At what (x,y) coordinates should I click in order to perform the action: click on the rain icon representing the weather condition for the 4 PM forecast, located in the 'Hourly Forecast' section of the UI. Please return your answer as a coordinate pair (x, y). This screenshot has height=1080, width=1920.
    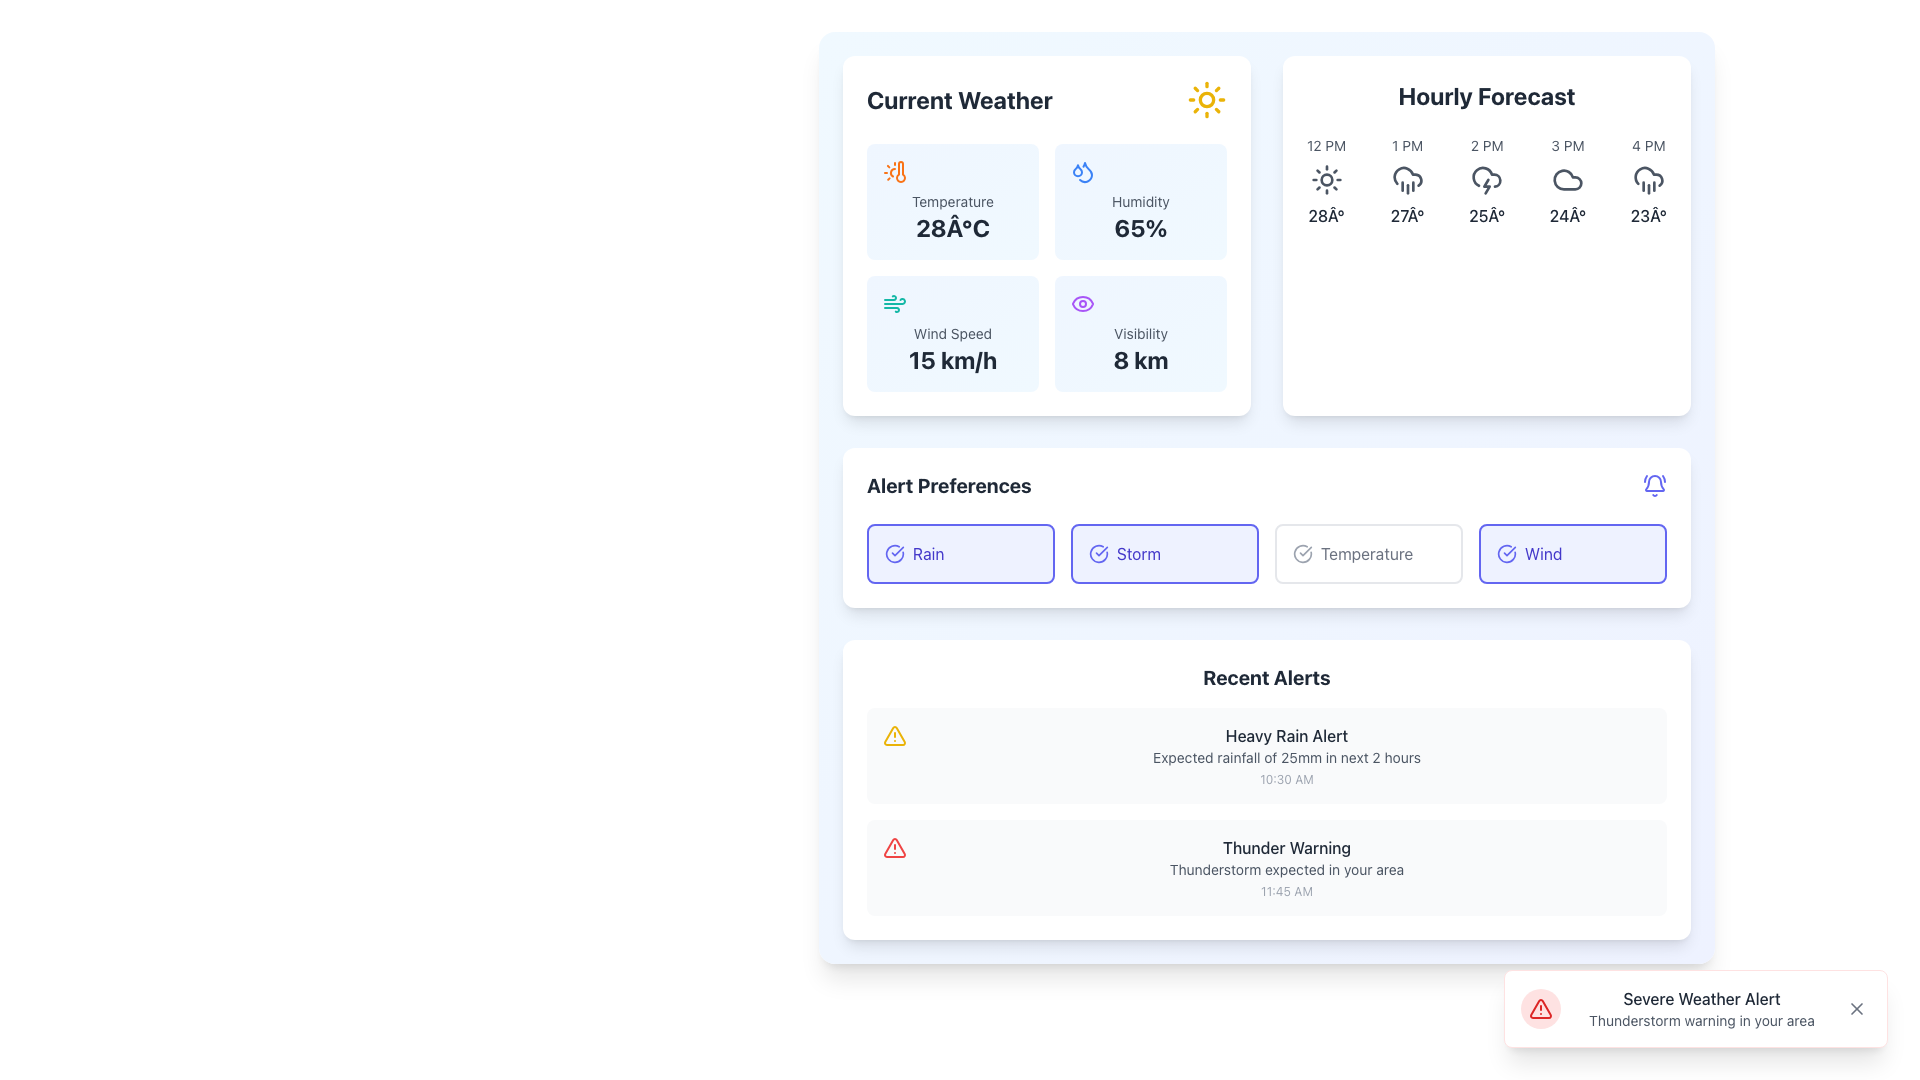
    Looking at the image, I should click on (1648, 180).